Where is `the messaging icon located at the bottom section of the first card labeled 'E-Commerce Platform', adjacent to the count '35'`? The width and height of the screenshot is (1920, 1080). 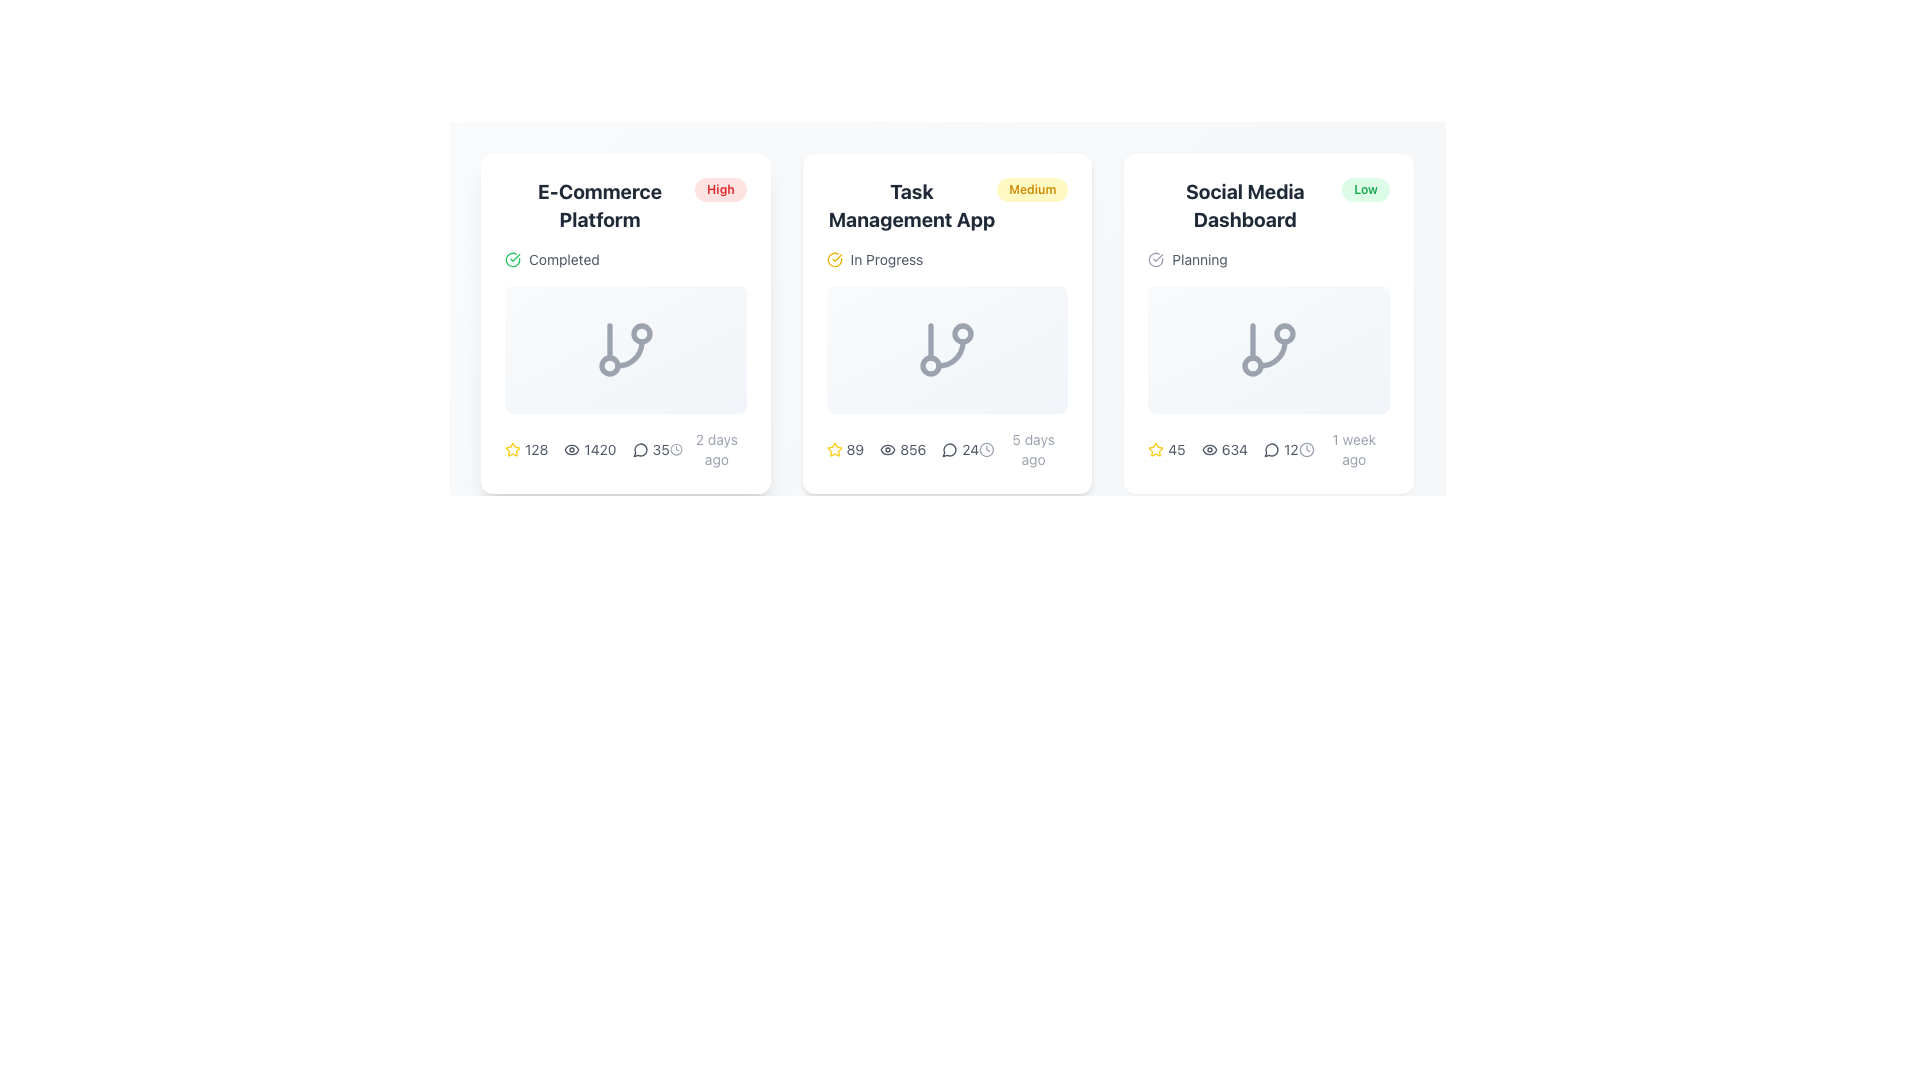
the messaging icon located at the bottom section of the first card labeled 'E-Commerce Platform', adjacent to the count '35' is located at coordinates (640, 450).